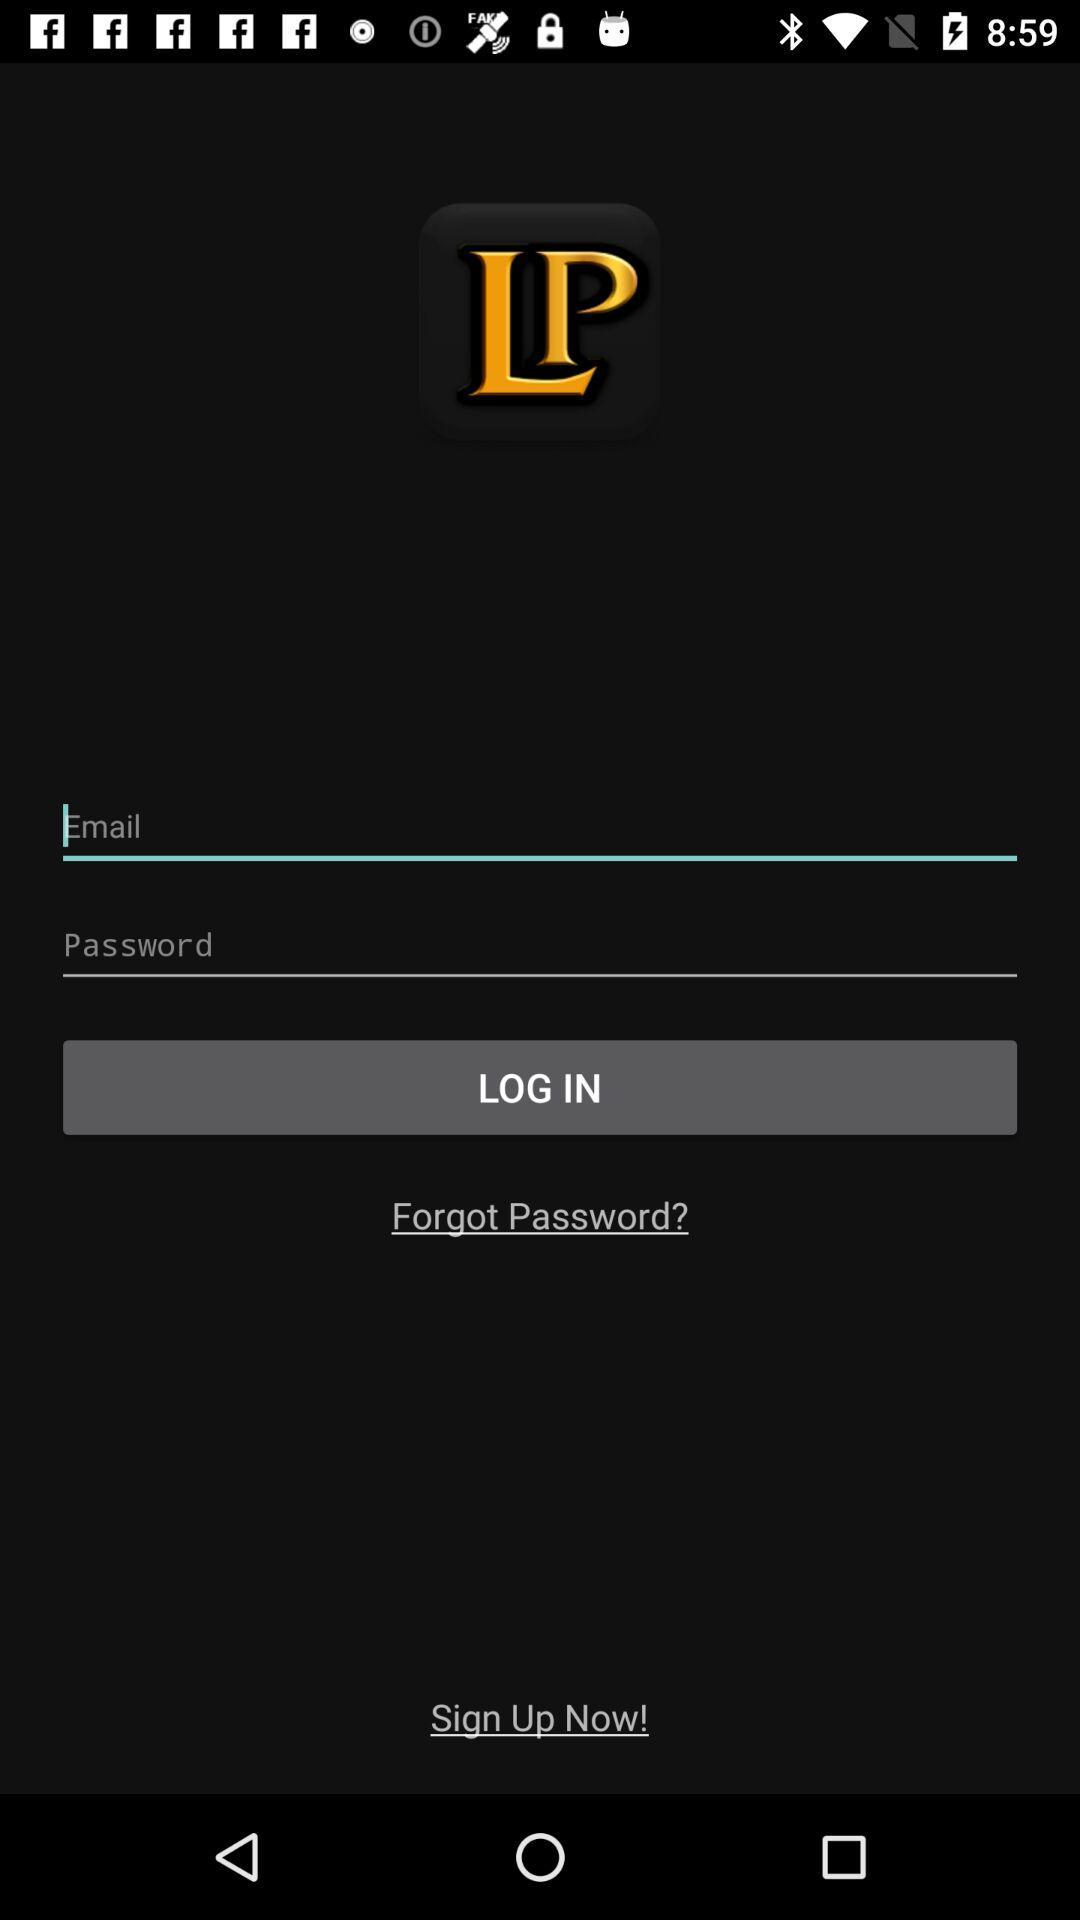  I want to click on email entry, so click(540, 826).